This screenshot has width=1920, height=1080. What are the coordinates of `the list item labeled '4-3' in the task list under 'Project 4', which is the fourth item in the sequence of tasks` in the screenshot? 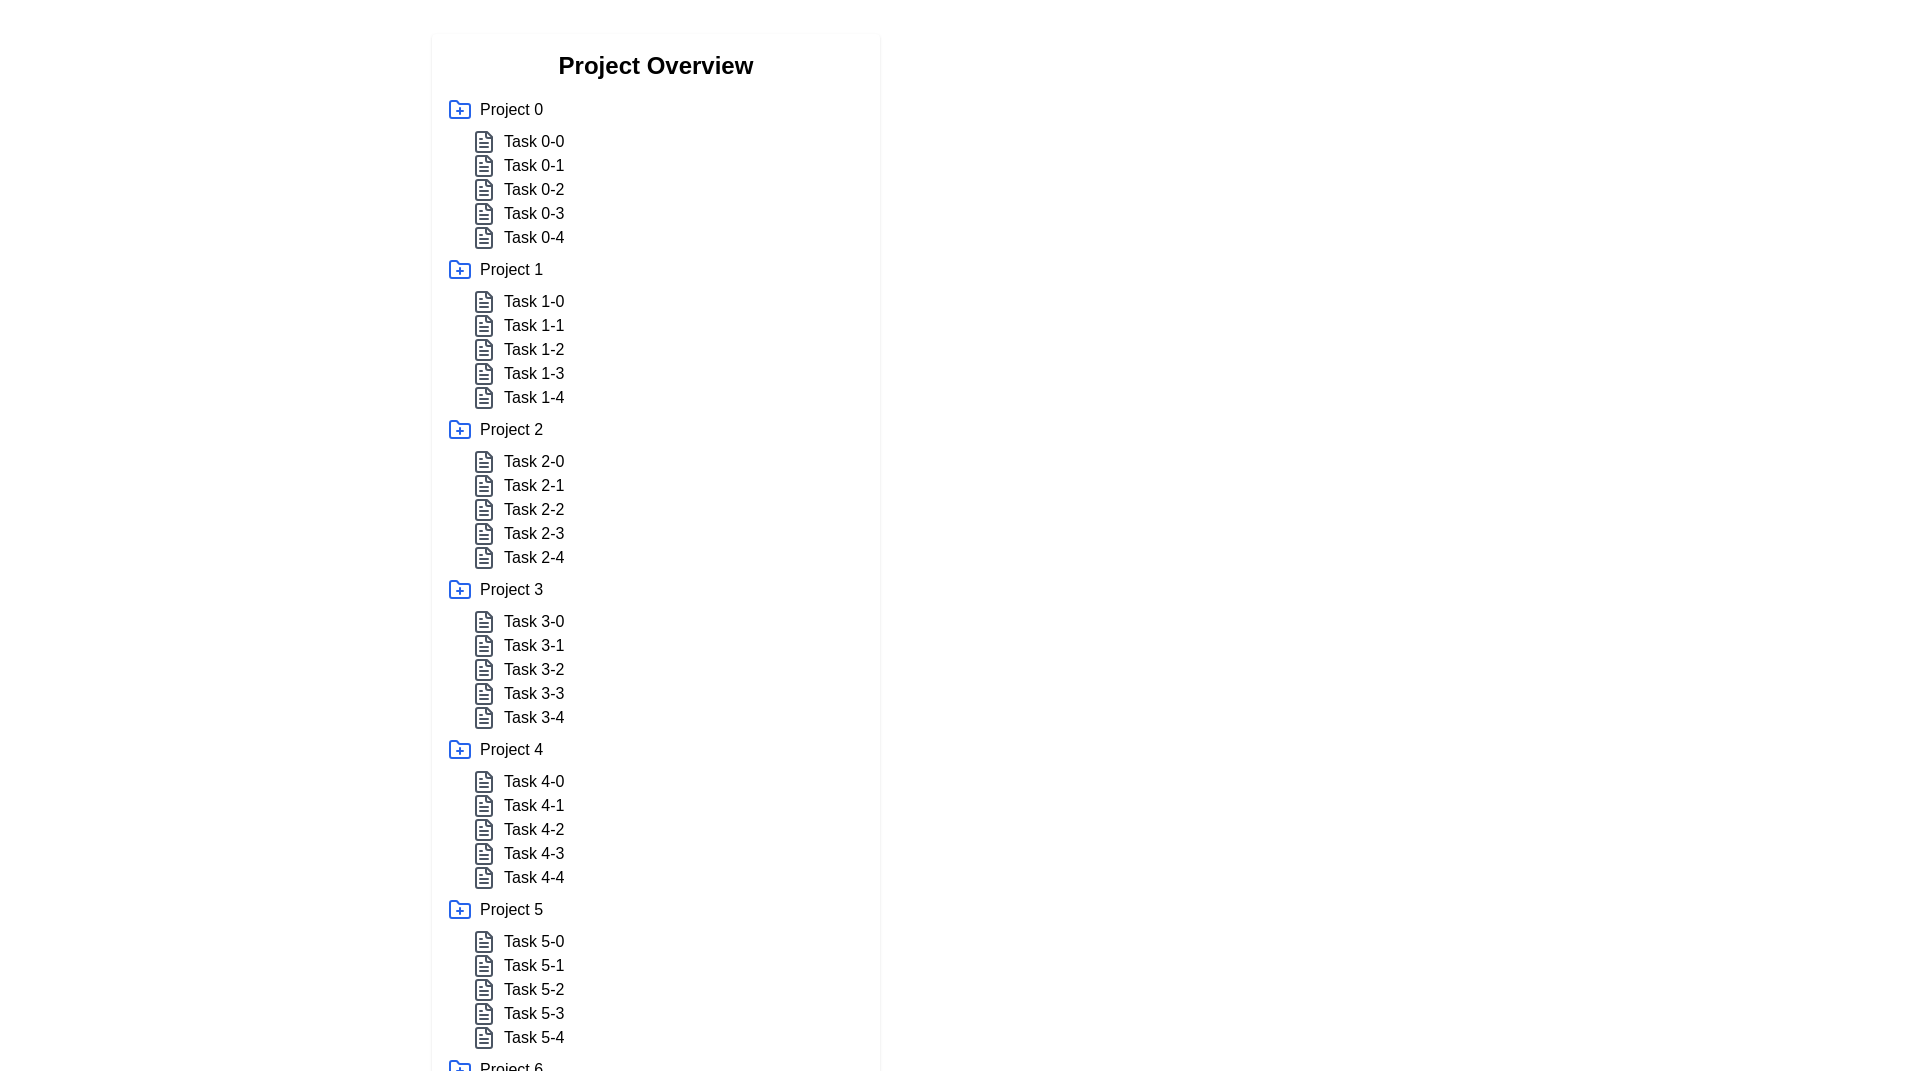 It's located at (667, 853).